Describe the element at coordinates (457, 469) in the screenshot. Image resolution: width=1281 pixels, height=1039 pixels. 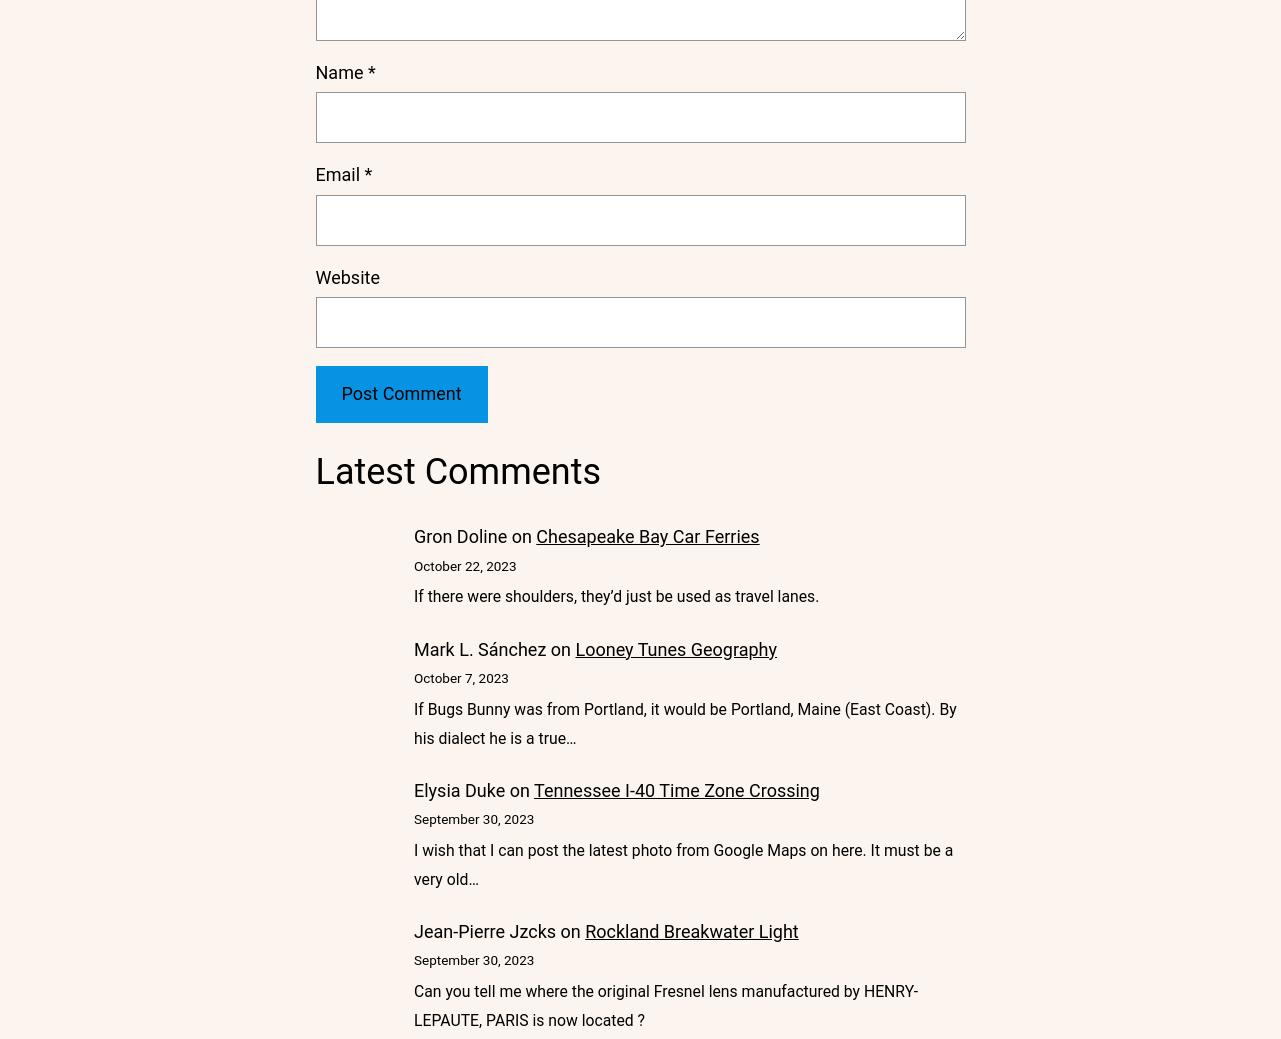
I see `'Latest Comments'` at that location.